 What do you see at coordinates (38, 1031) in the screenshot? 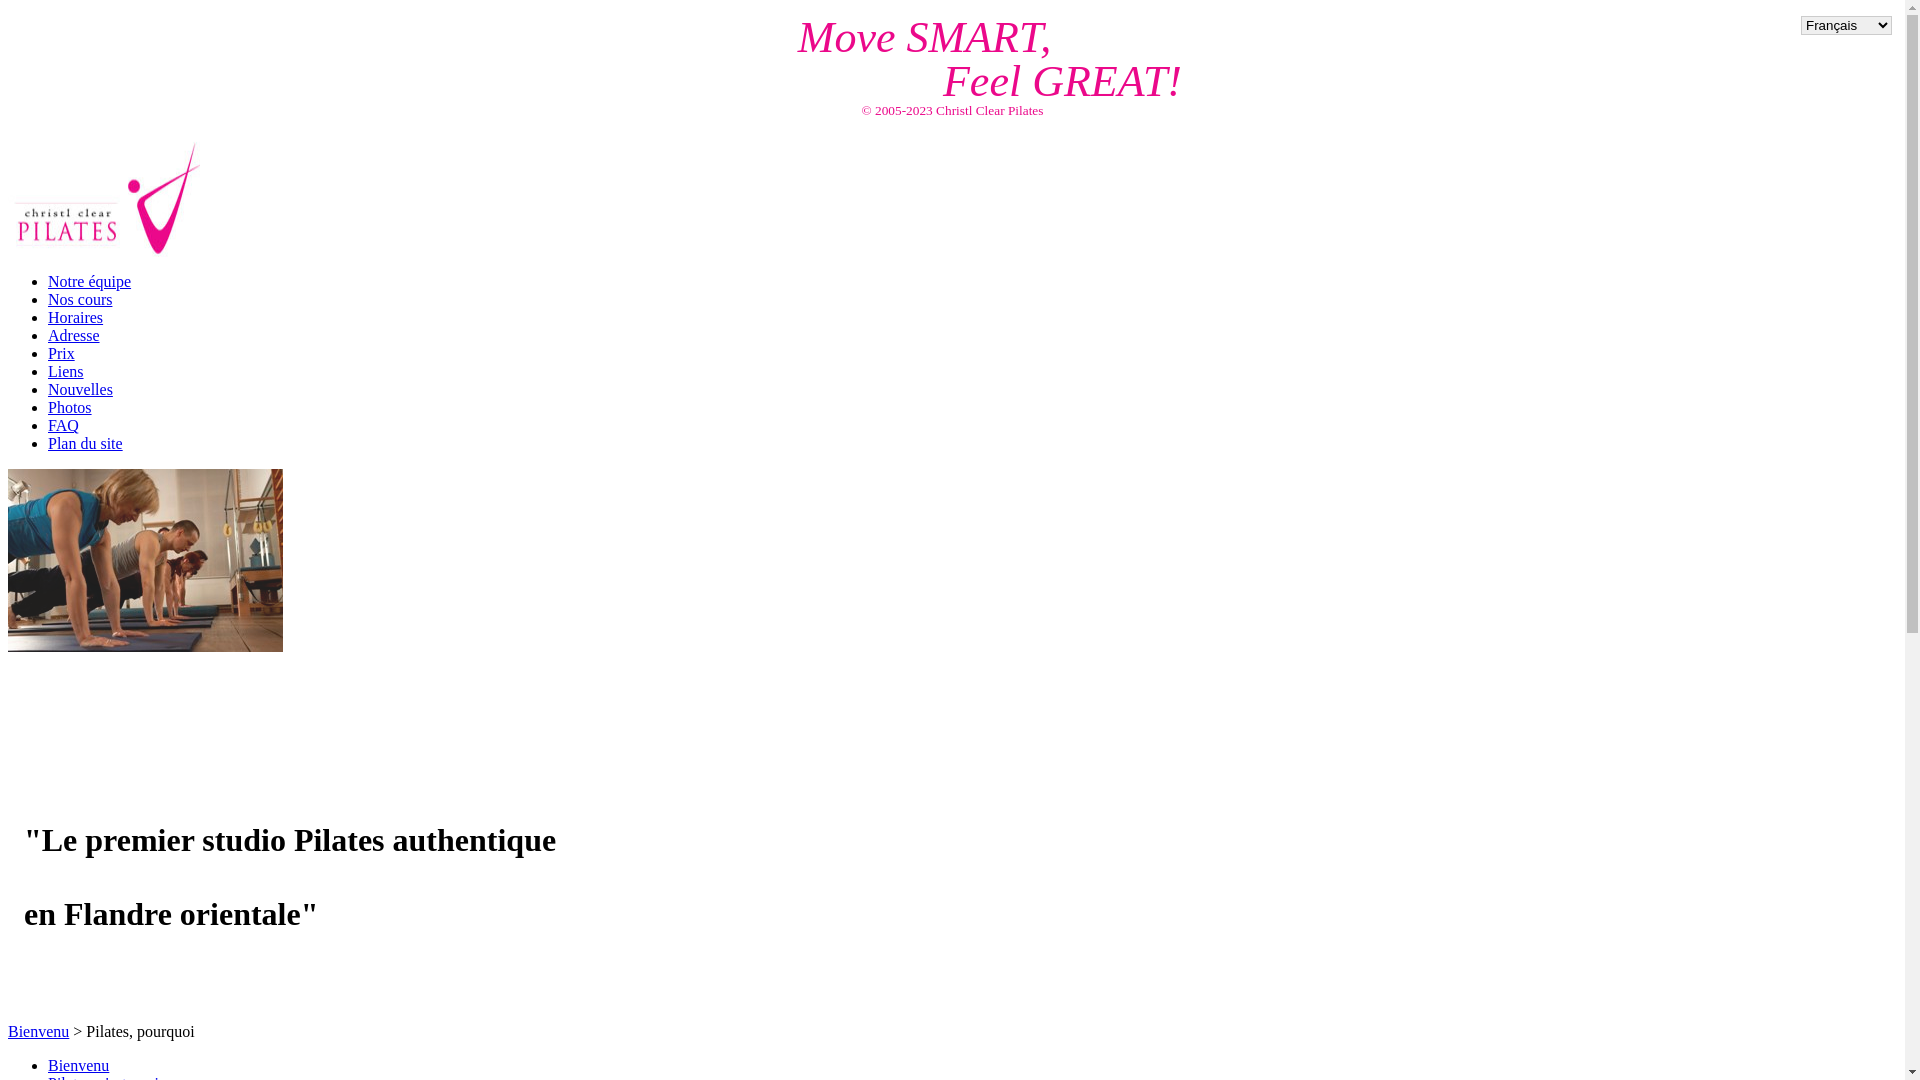
I see `'Bienvenu'` at bounding box center [38, 1031].